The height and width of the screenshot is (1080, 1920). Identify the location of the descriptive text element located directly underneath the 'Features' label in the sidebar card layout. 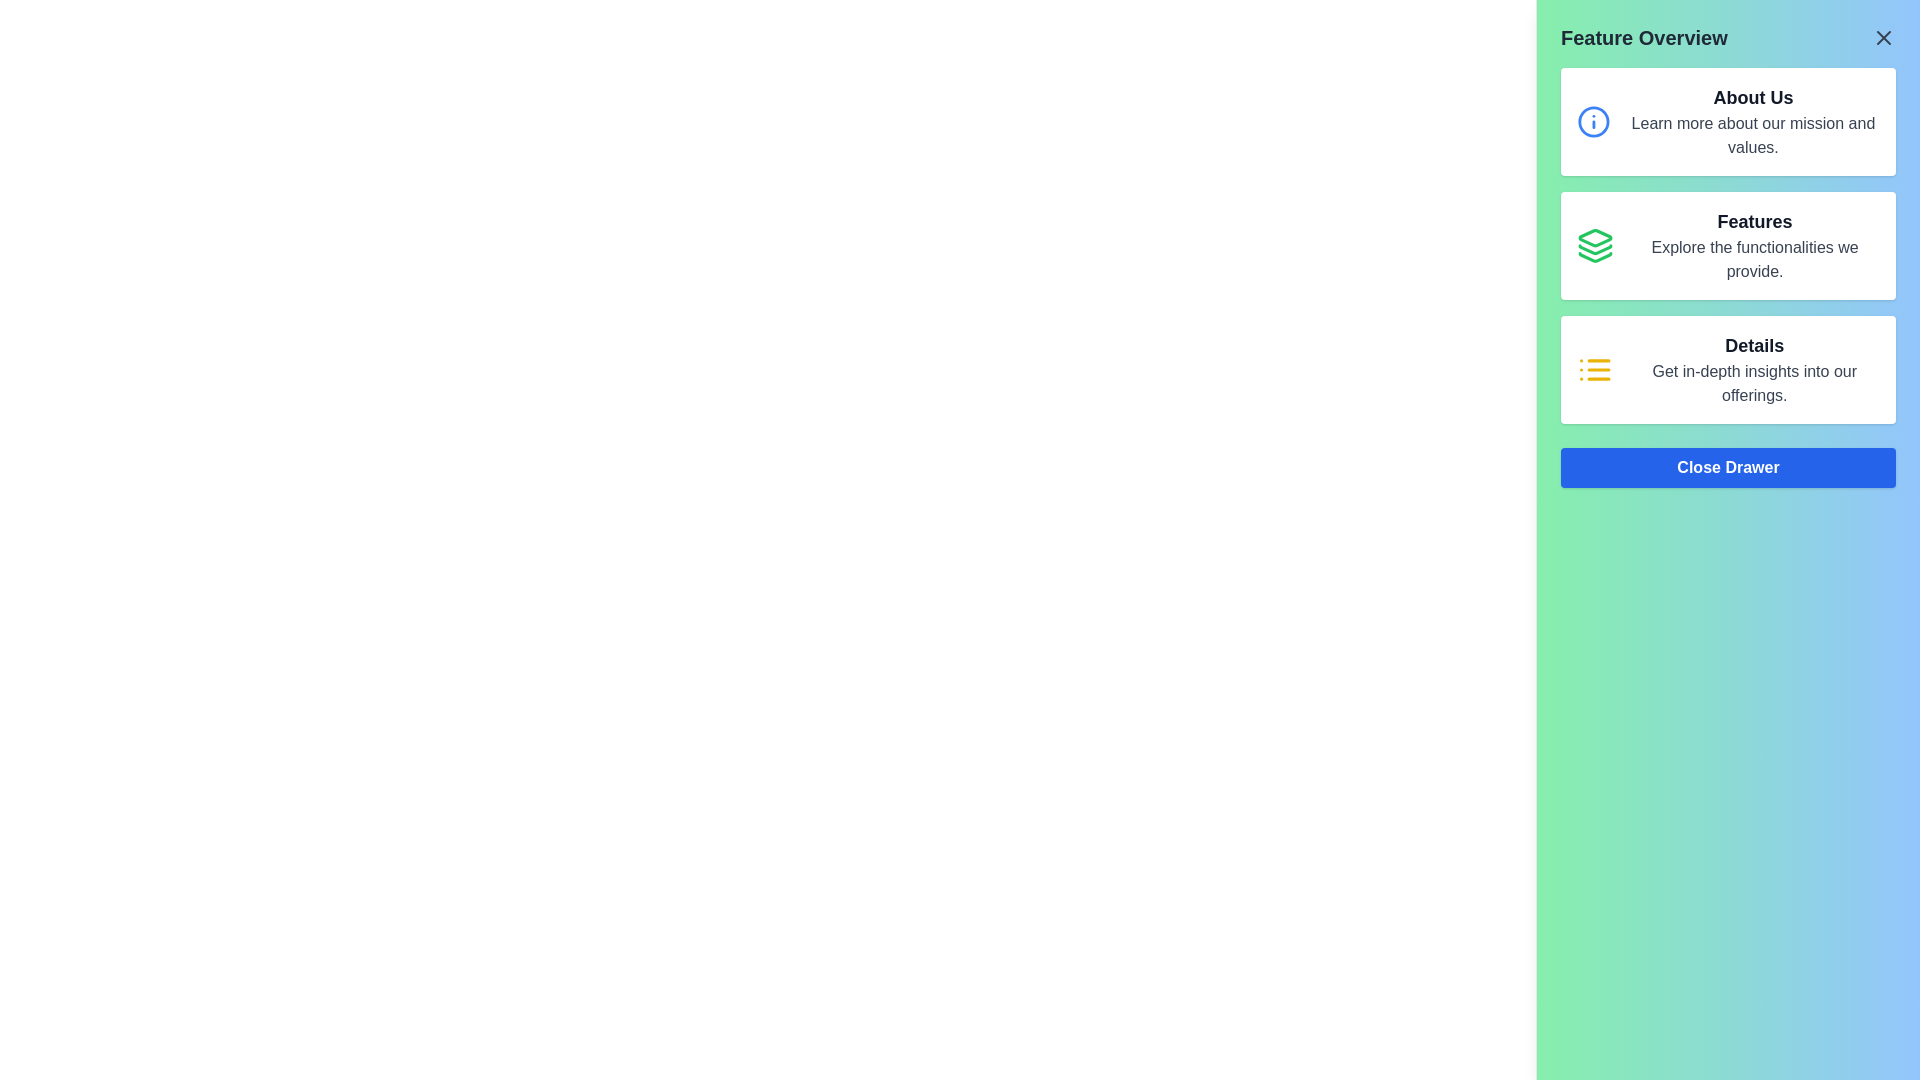
(1754, 258).